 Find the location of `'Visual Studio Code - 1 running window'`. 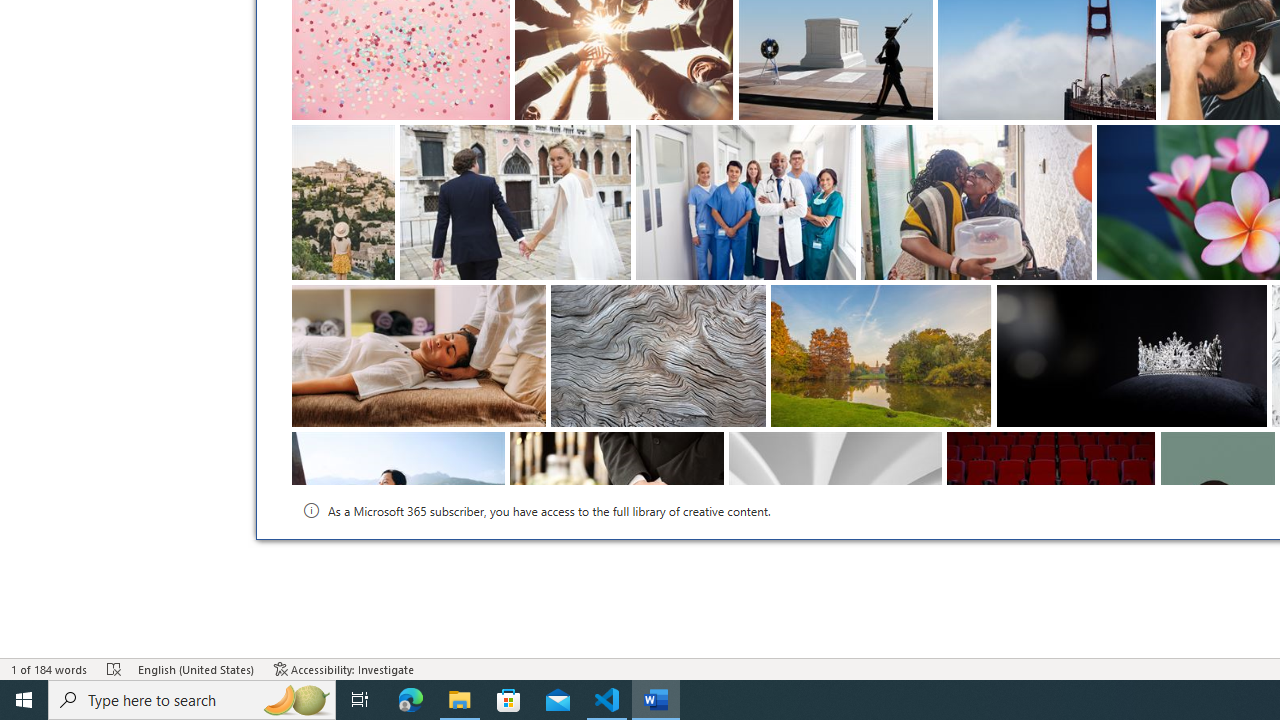

'Visual Studio Code - 1 running window' is located at coordinates (606, 698).